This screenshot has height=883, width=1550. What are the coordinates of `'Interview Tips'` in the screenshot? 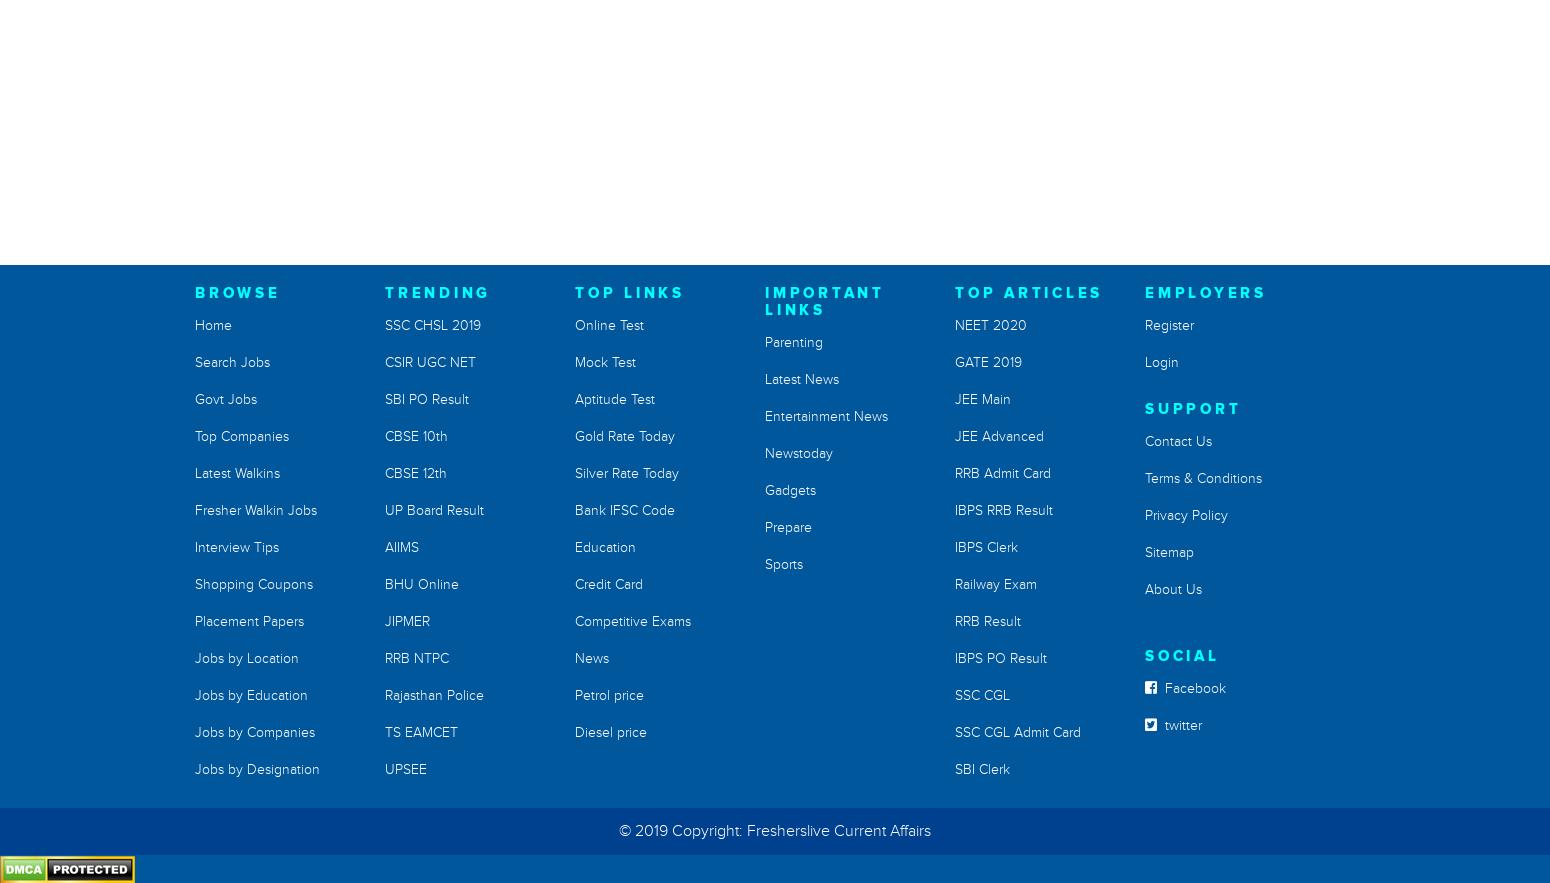 It's located at (236, 547).